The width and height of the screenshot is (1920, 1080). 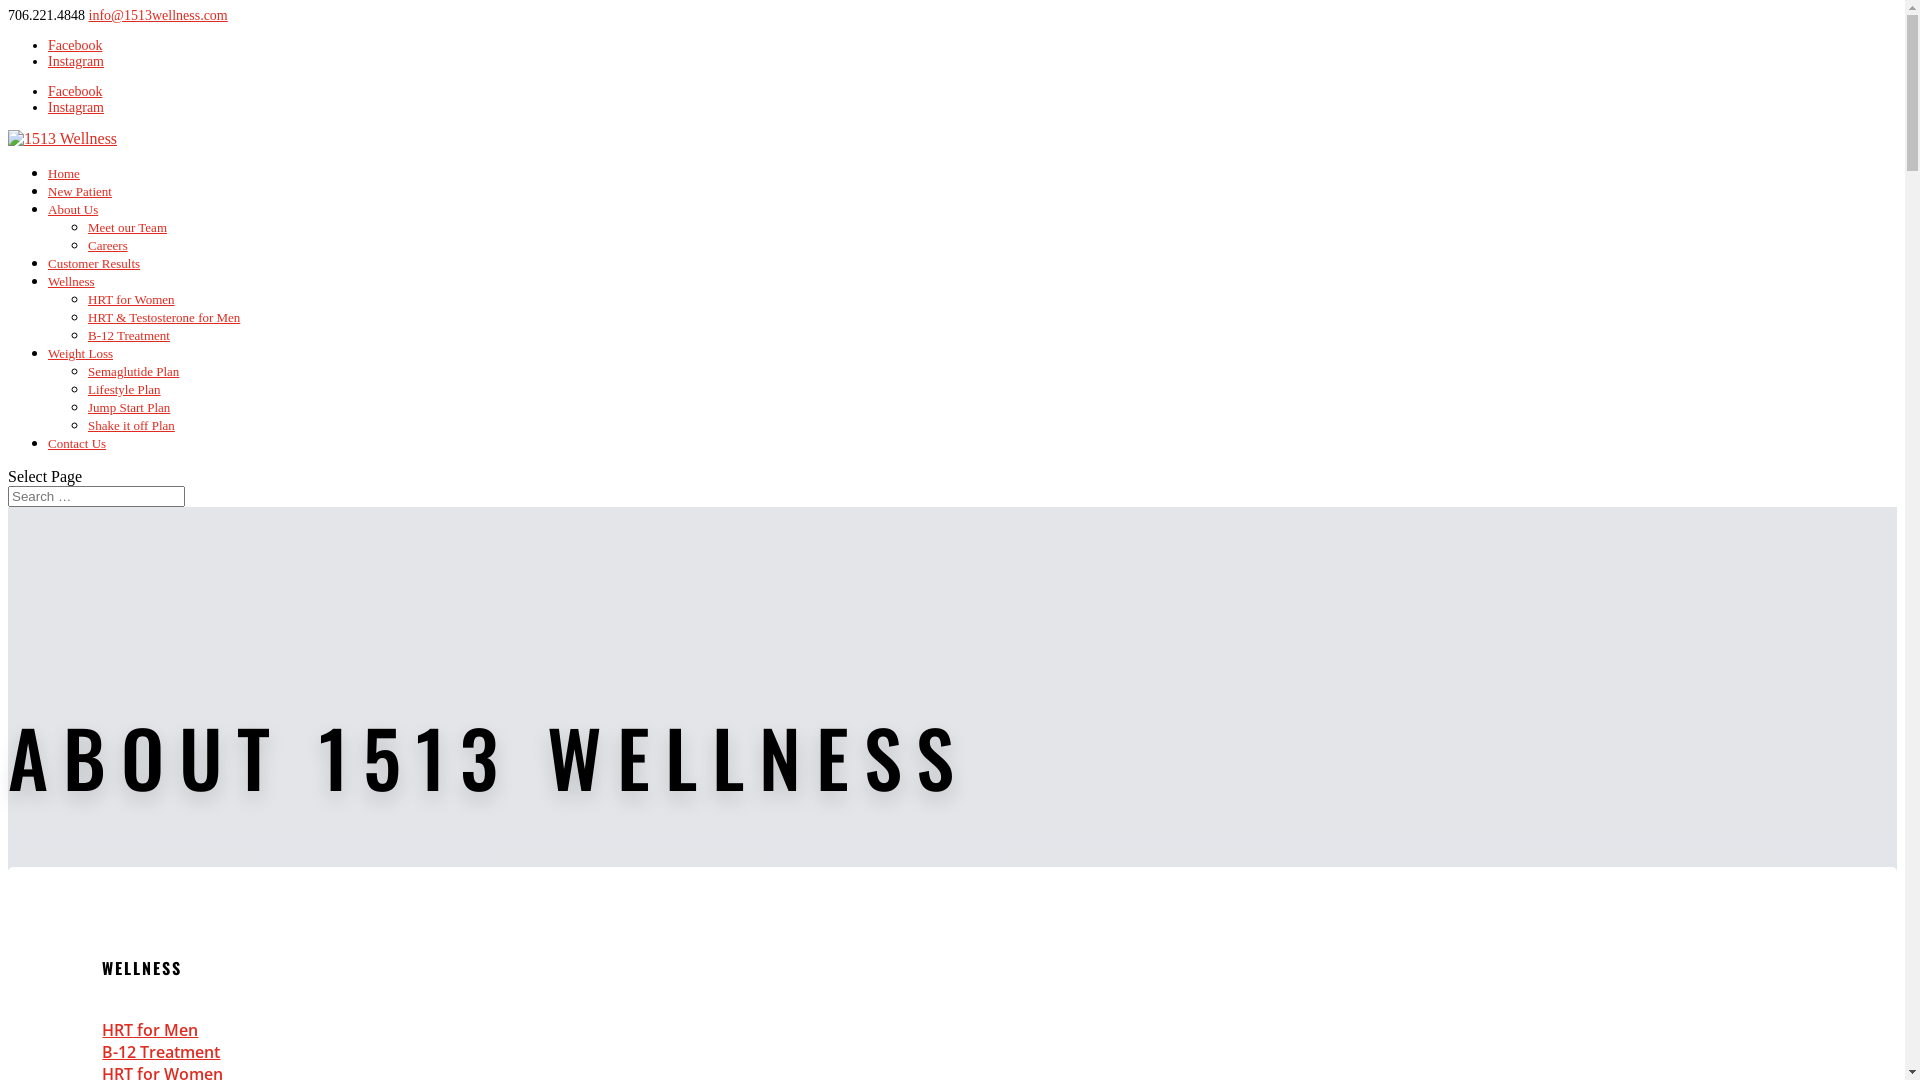 What do you see at coordinates (48, 91) in the screenshot?
I see `'Facebook'` at bounding box center [48, 91].